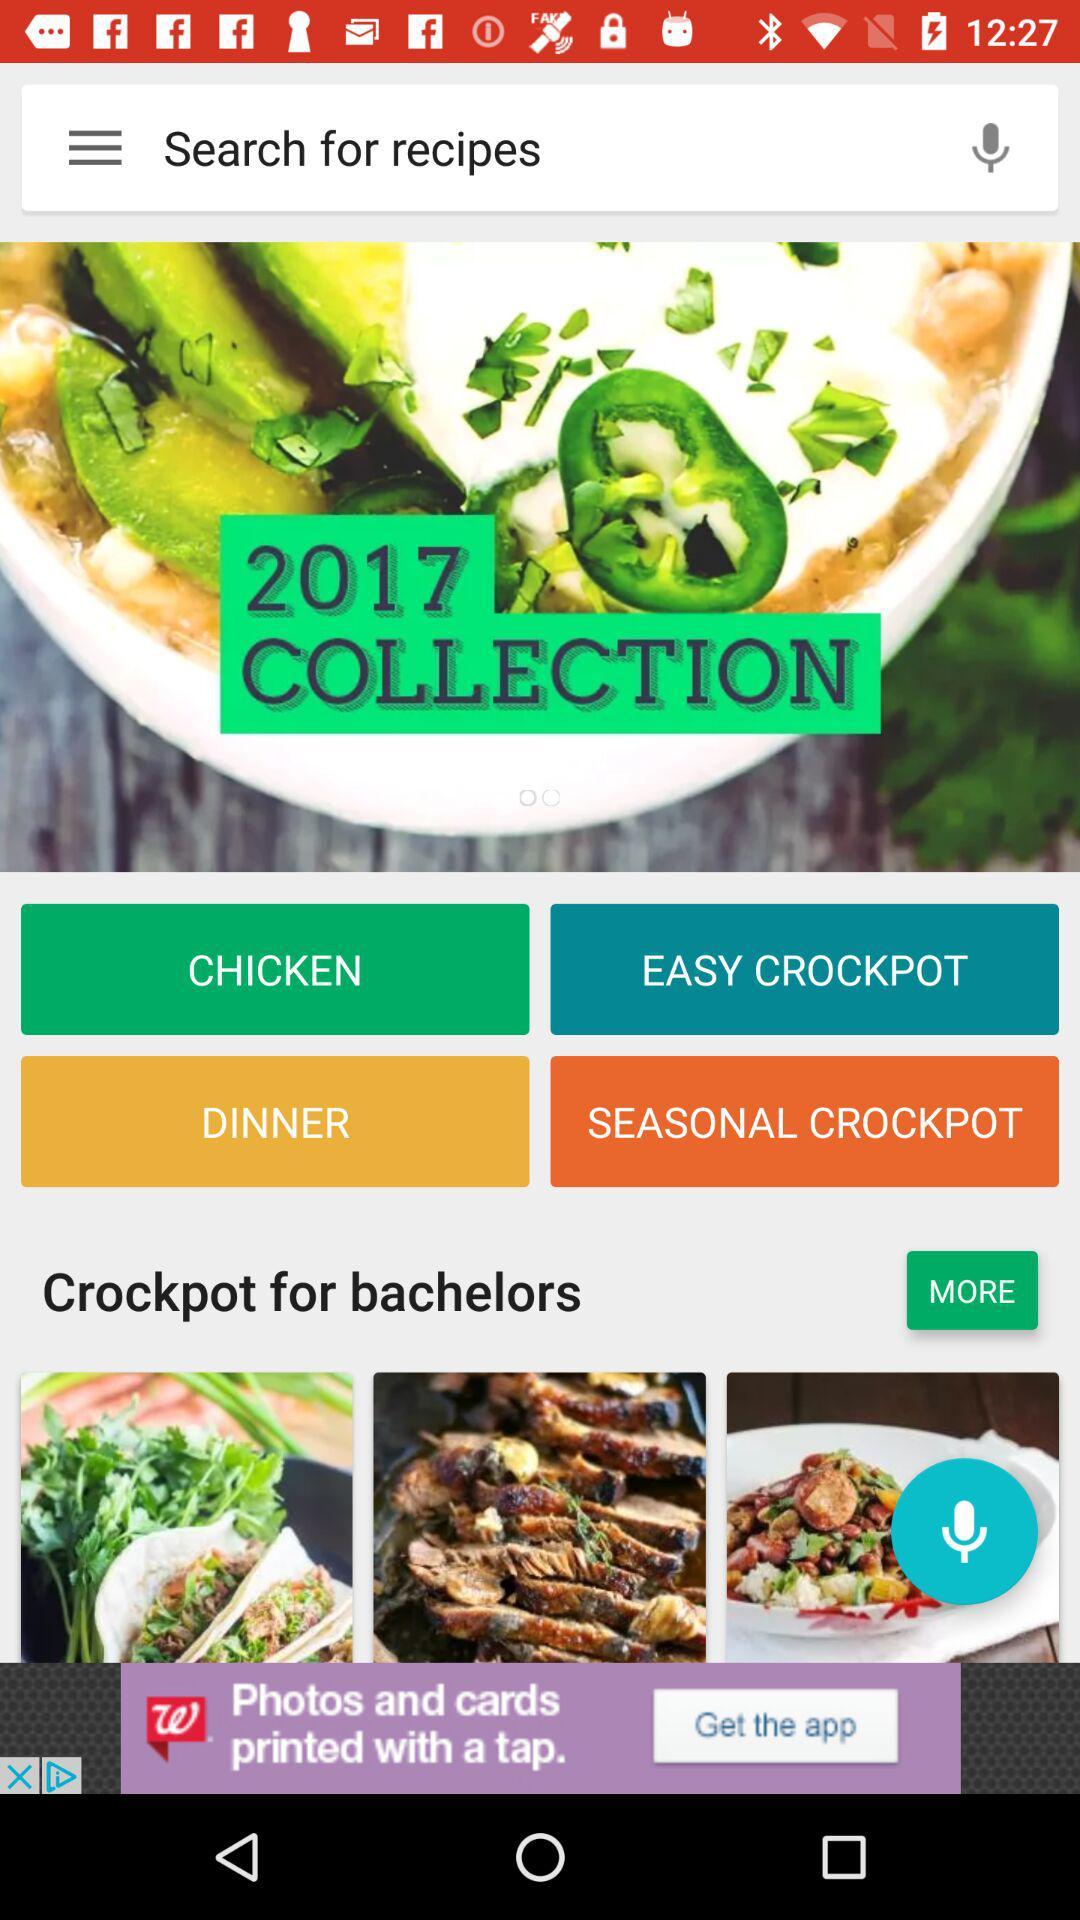  I want to click on 2017 collection, so click(540, 557).